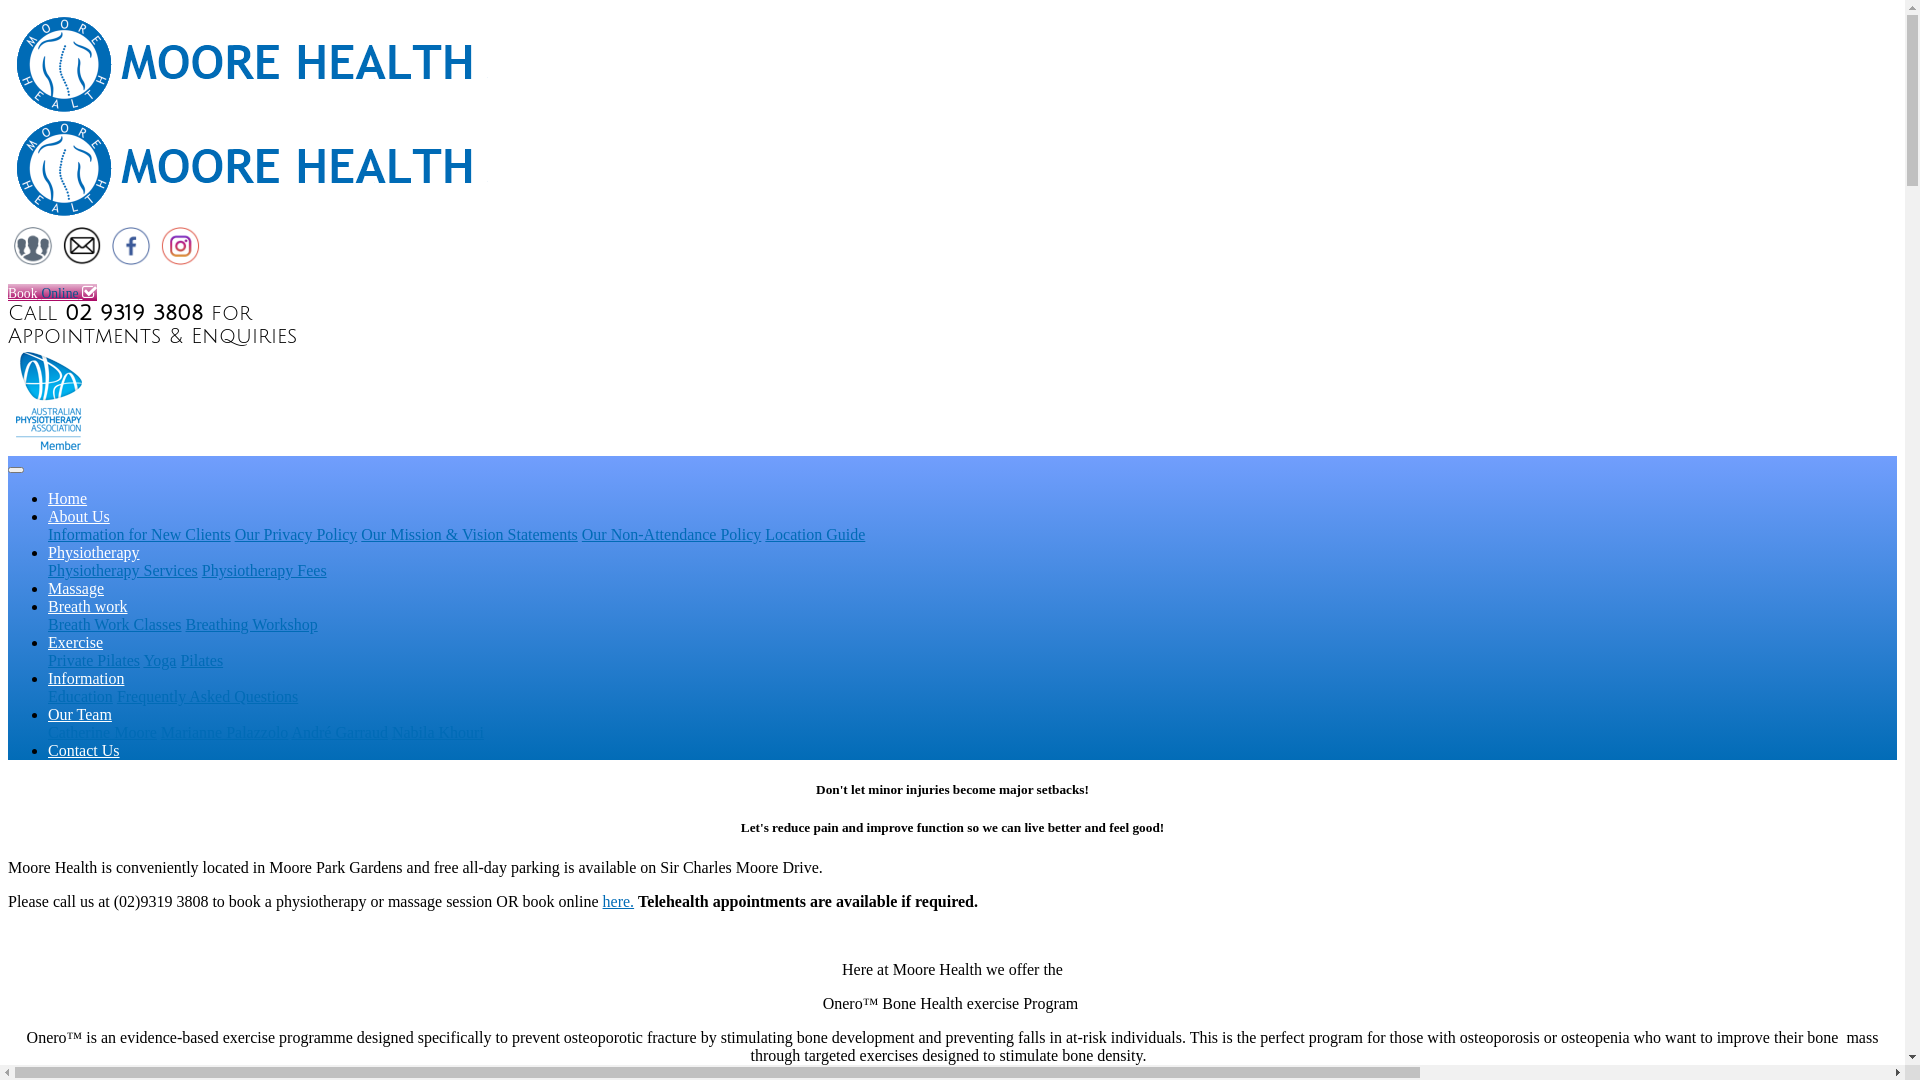  Describe the element at coordinates (8, 292) in the screenshot. I see `'Book Online'` at that location.